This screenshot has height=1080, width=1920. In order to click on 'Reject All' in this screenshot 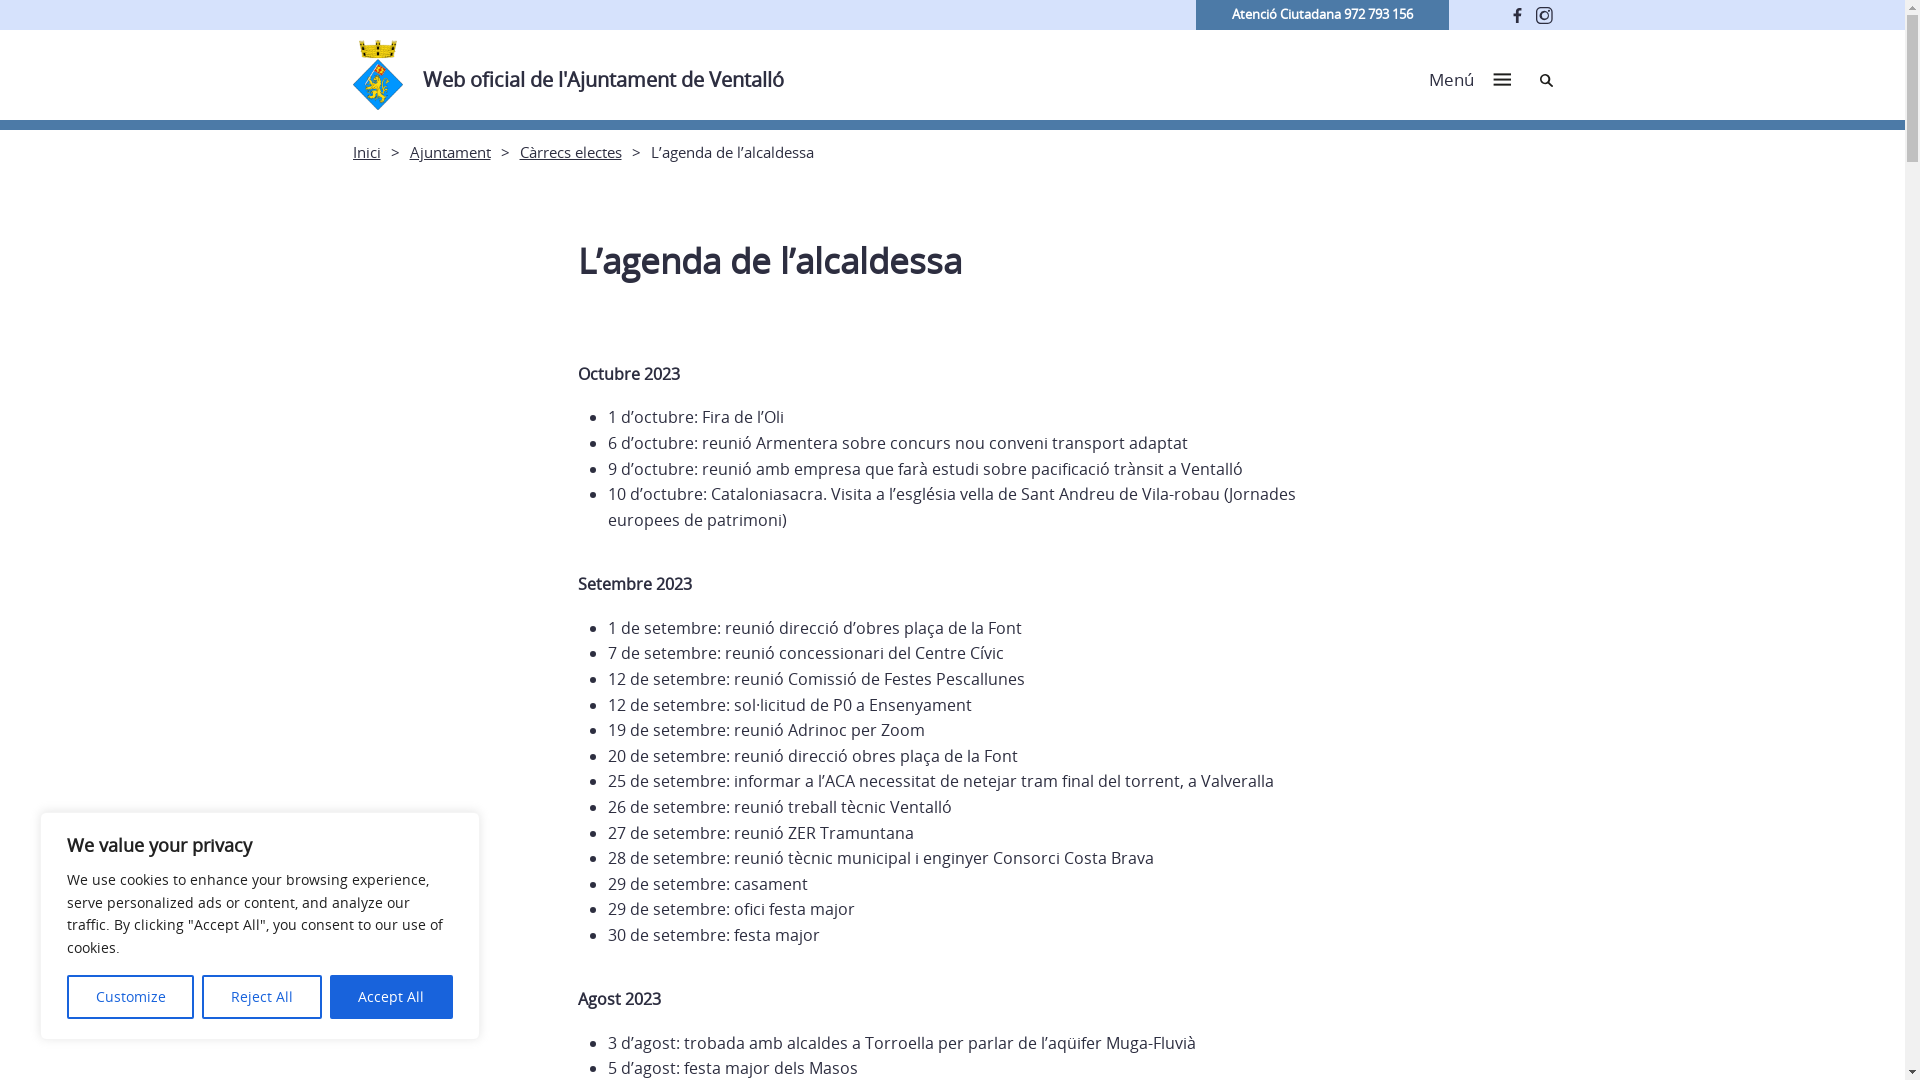, I will do `click(260, 996)`.